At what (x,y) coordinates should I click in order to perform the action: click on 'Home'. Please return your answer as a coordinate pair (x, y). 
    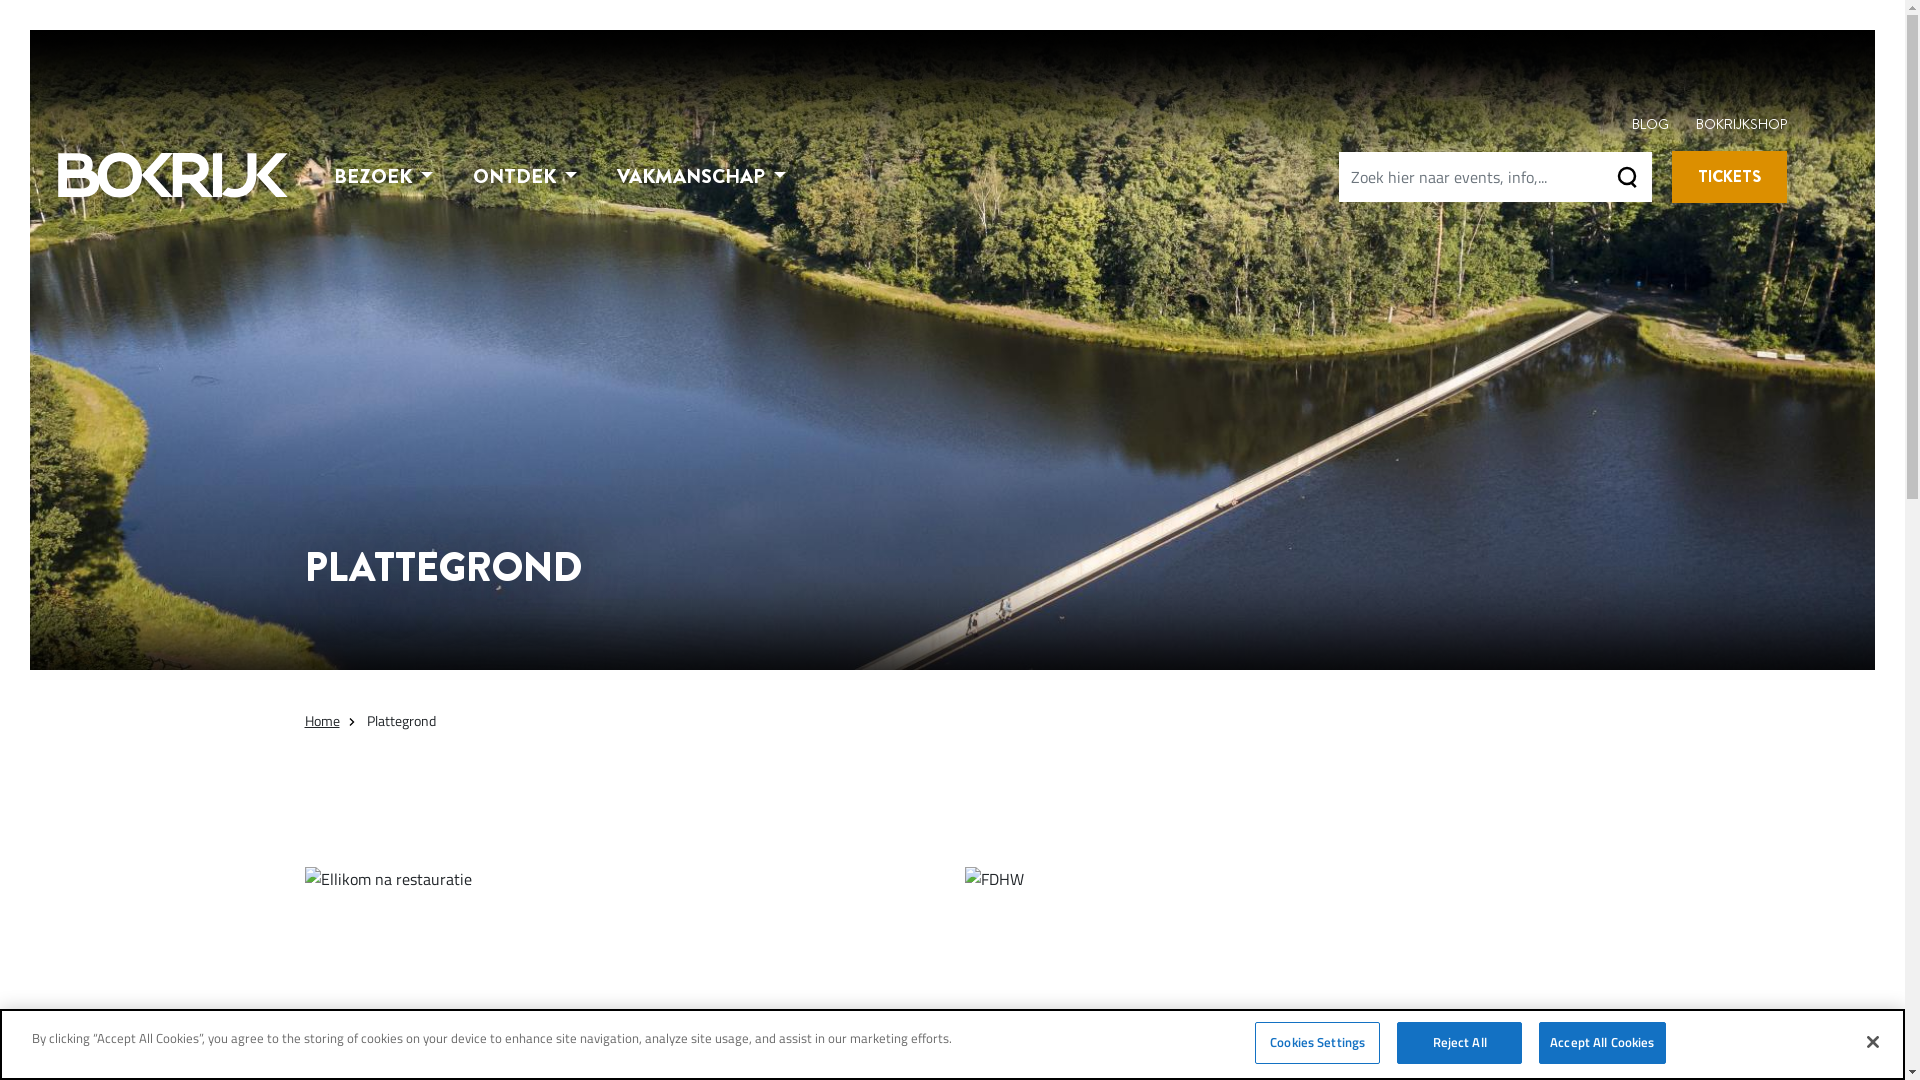
    Looking at the image, I should click on (321, 720).